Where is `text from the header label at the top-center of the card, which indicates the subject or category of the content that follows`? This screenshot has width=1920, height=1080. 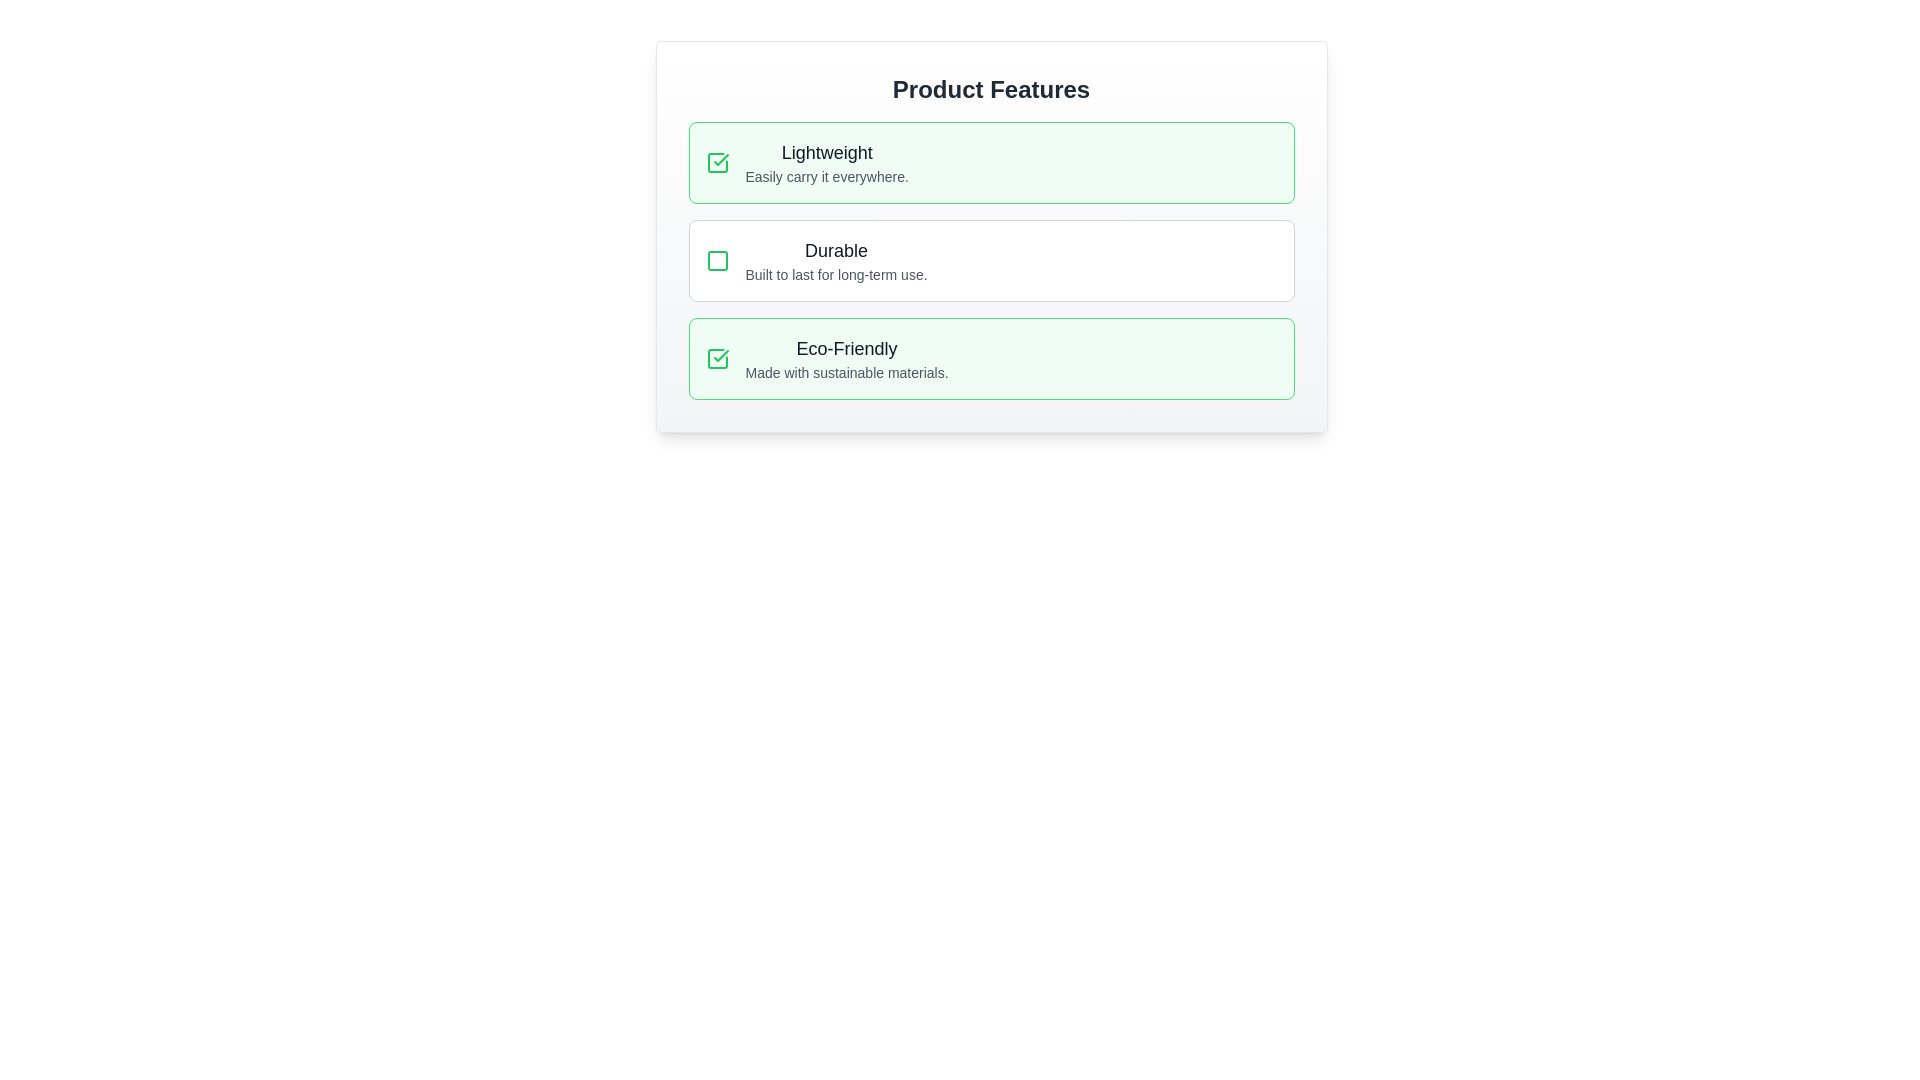 text from the header label at the top-center of the card, which indicates the subject or category of the content that follows is located at coordinates (991, 88).